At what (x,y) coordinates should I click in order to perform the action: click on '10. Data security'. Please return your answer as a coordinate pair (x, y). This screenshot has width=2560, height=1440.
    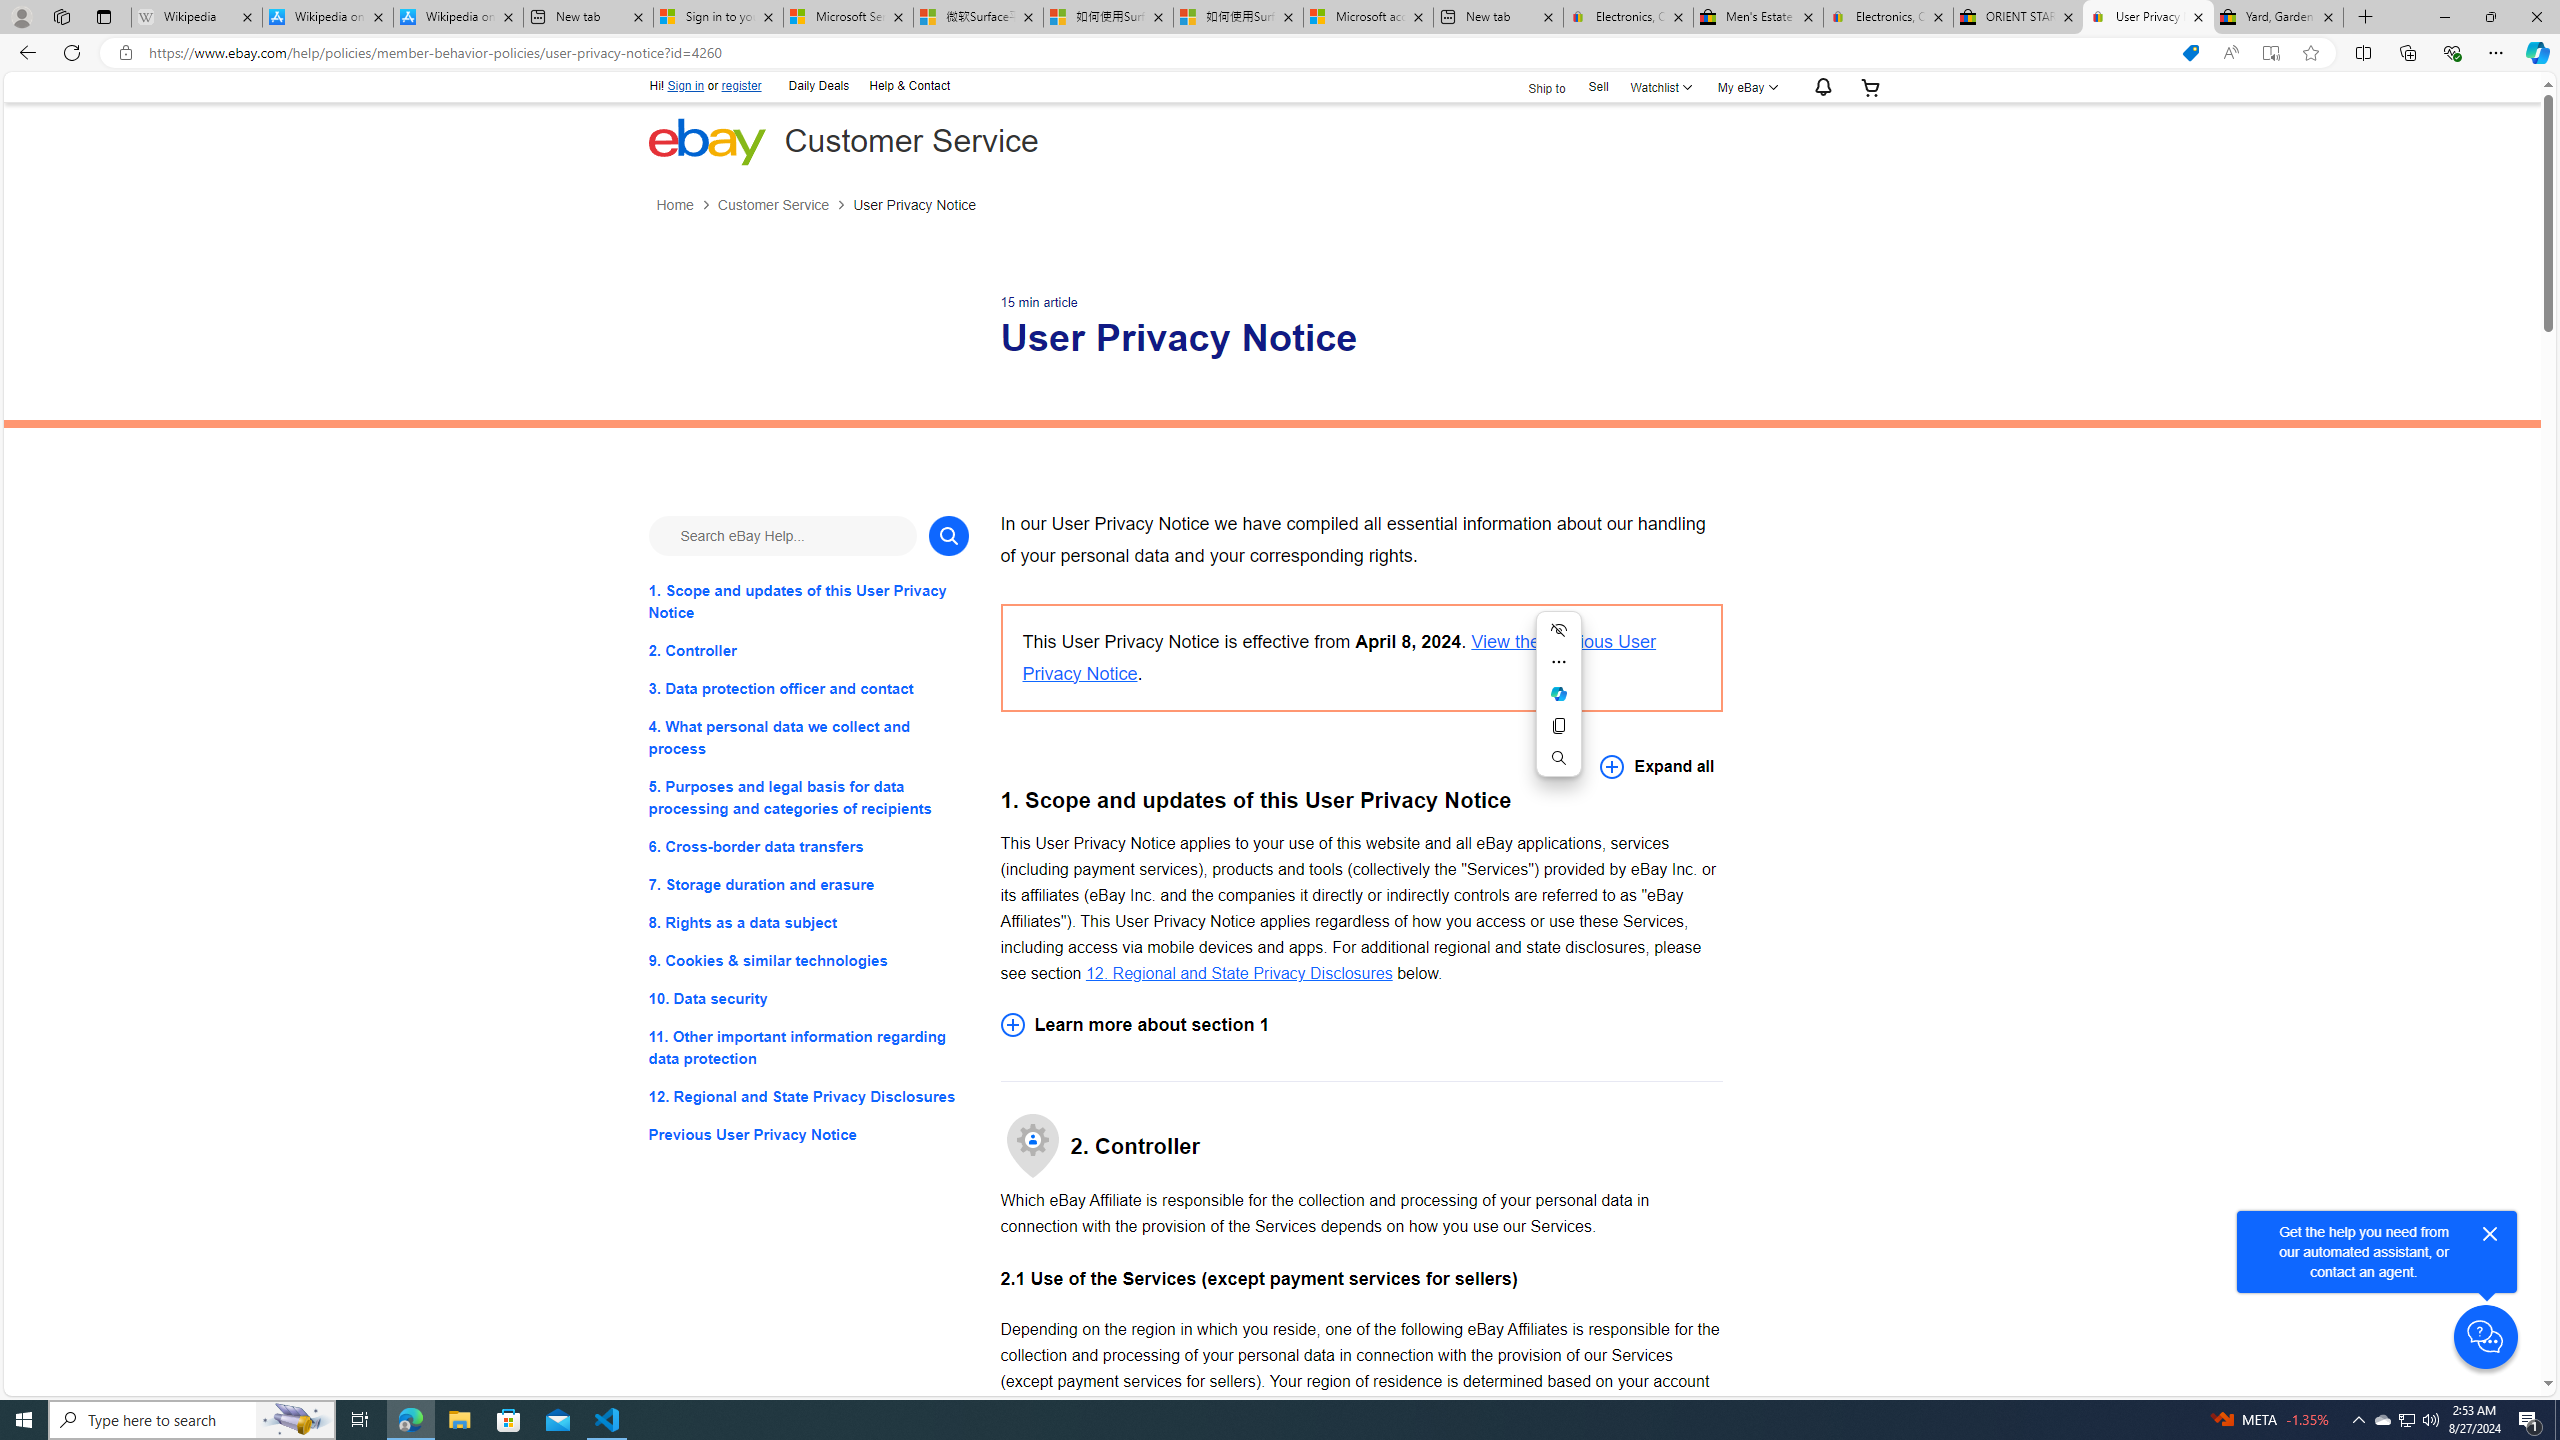
    Looking at the image, I should click on (807, 999).